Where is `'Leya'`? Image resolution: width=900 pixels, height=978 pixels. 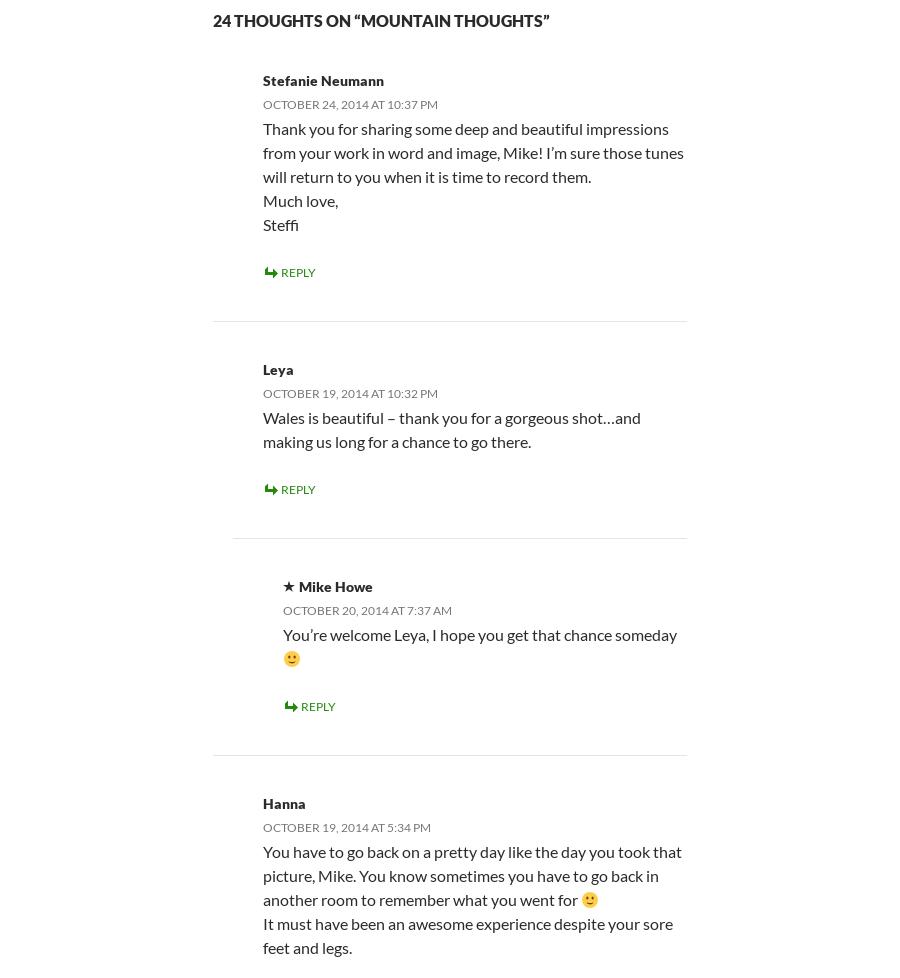
'Leya' is located at coordinates (261, 367).